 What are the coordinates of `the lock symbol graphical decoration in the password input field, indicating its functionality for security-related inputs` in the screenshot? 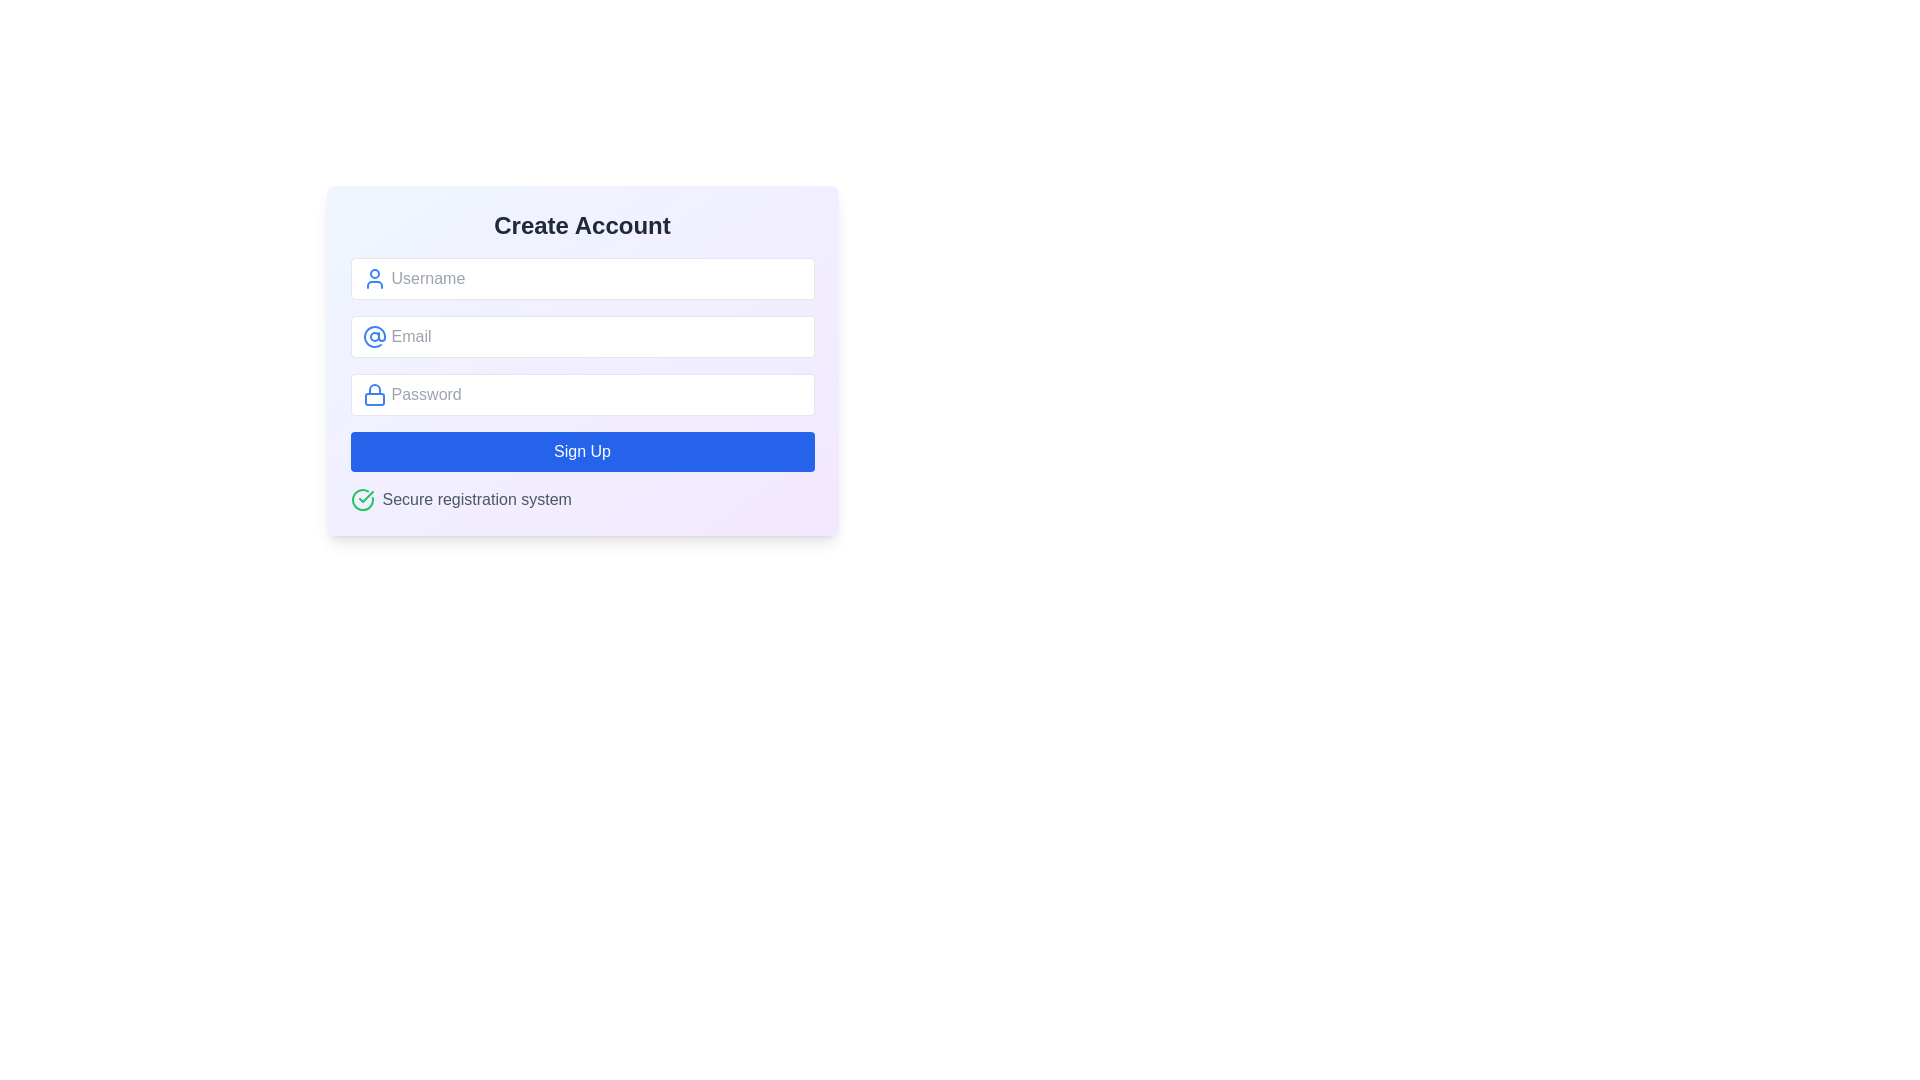 It's located at (374, 389).